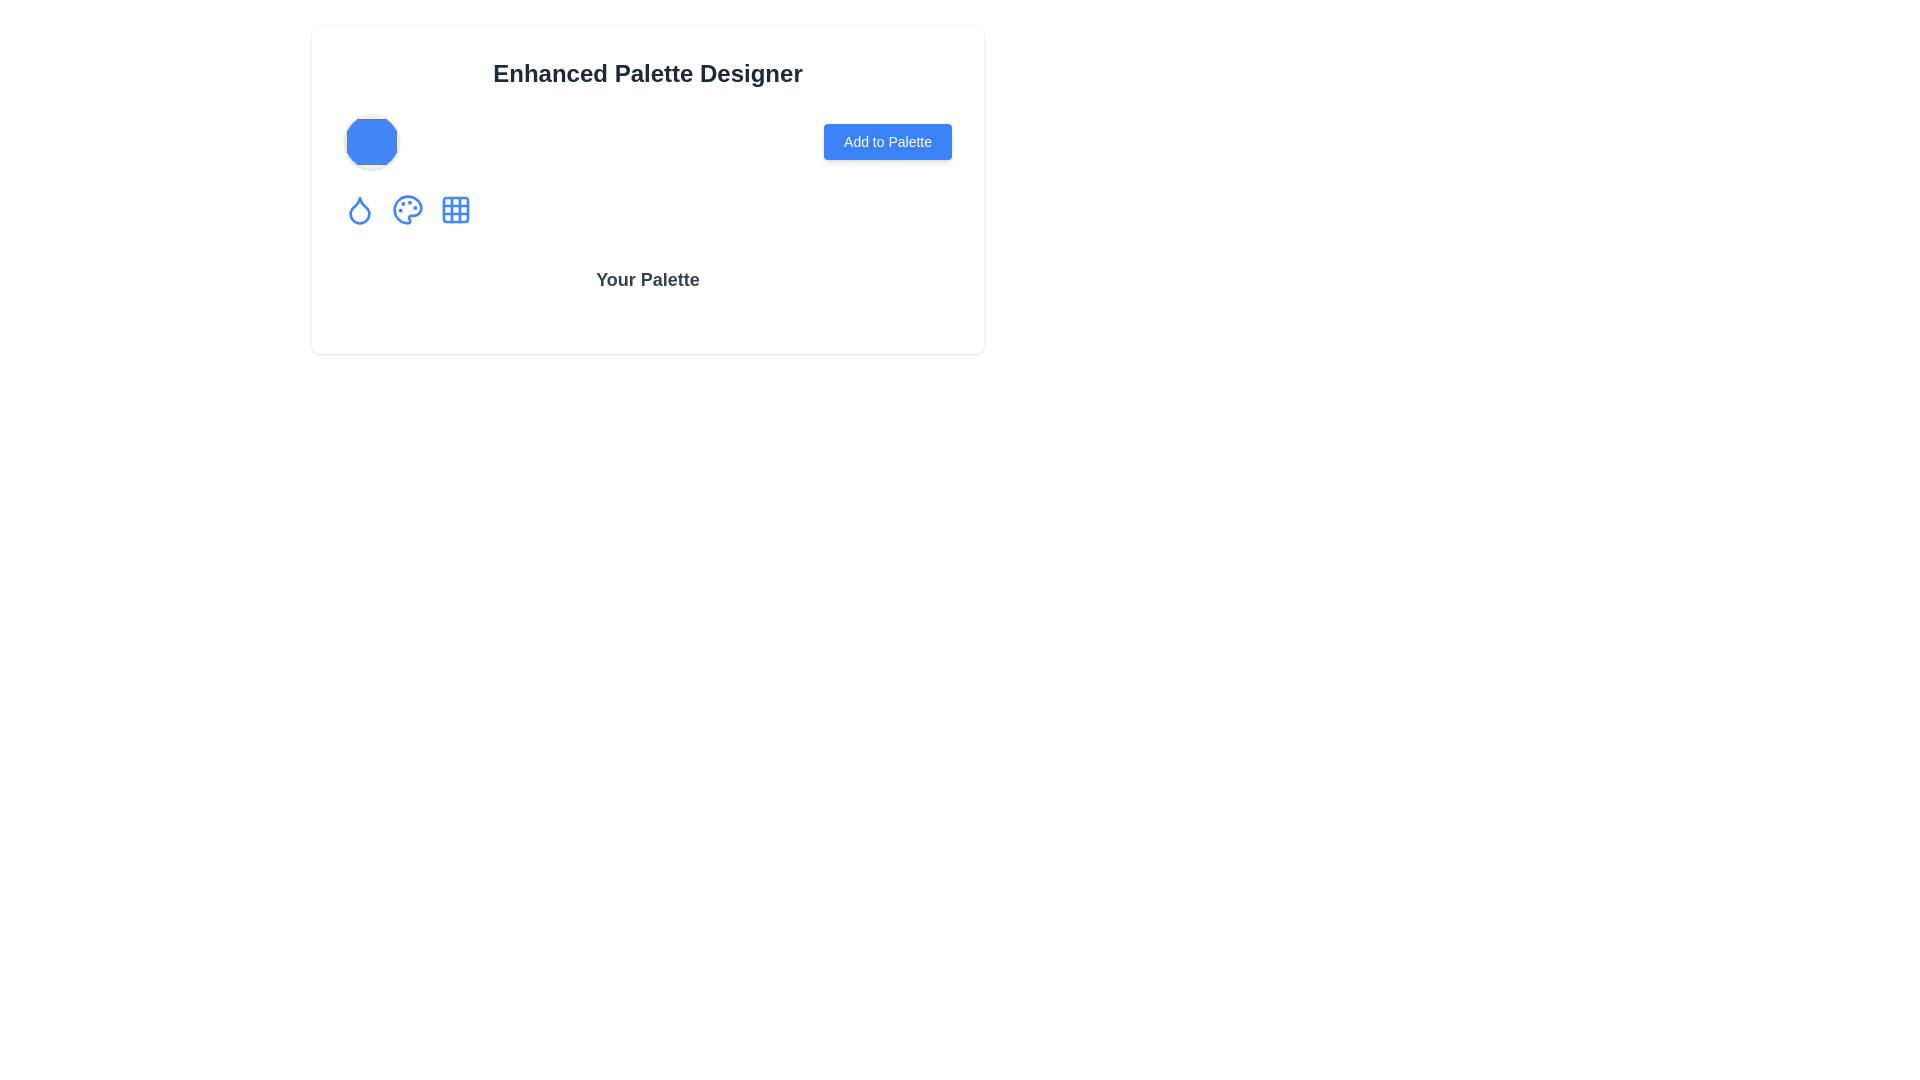 The image size is (1920, 1080). Describe the element at coordinates (887, 141) in the screenshot. I see `the rectangular blue button with rounded corners labeled 'Add to Palette' for visual feedback` at that location.